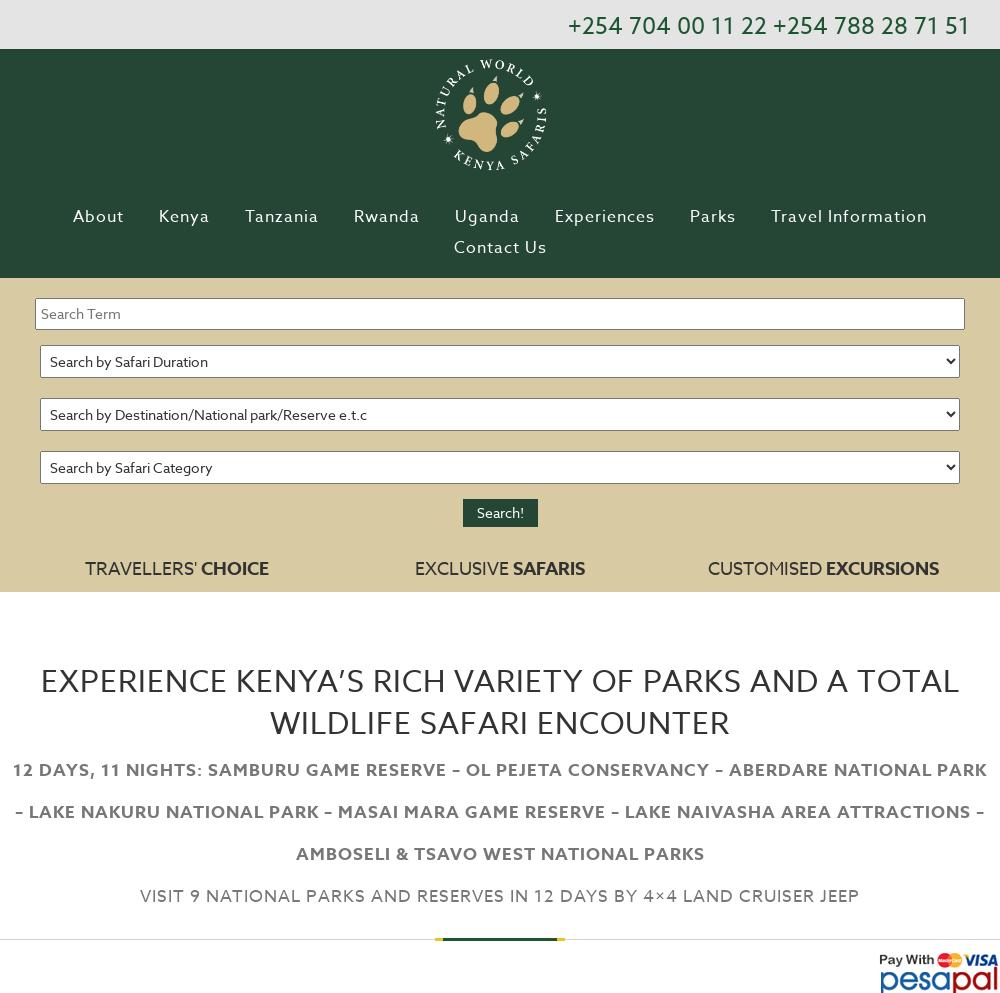 The image size is (1000, 993). I want to click on 'Travel Information', so click(771, 215).